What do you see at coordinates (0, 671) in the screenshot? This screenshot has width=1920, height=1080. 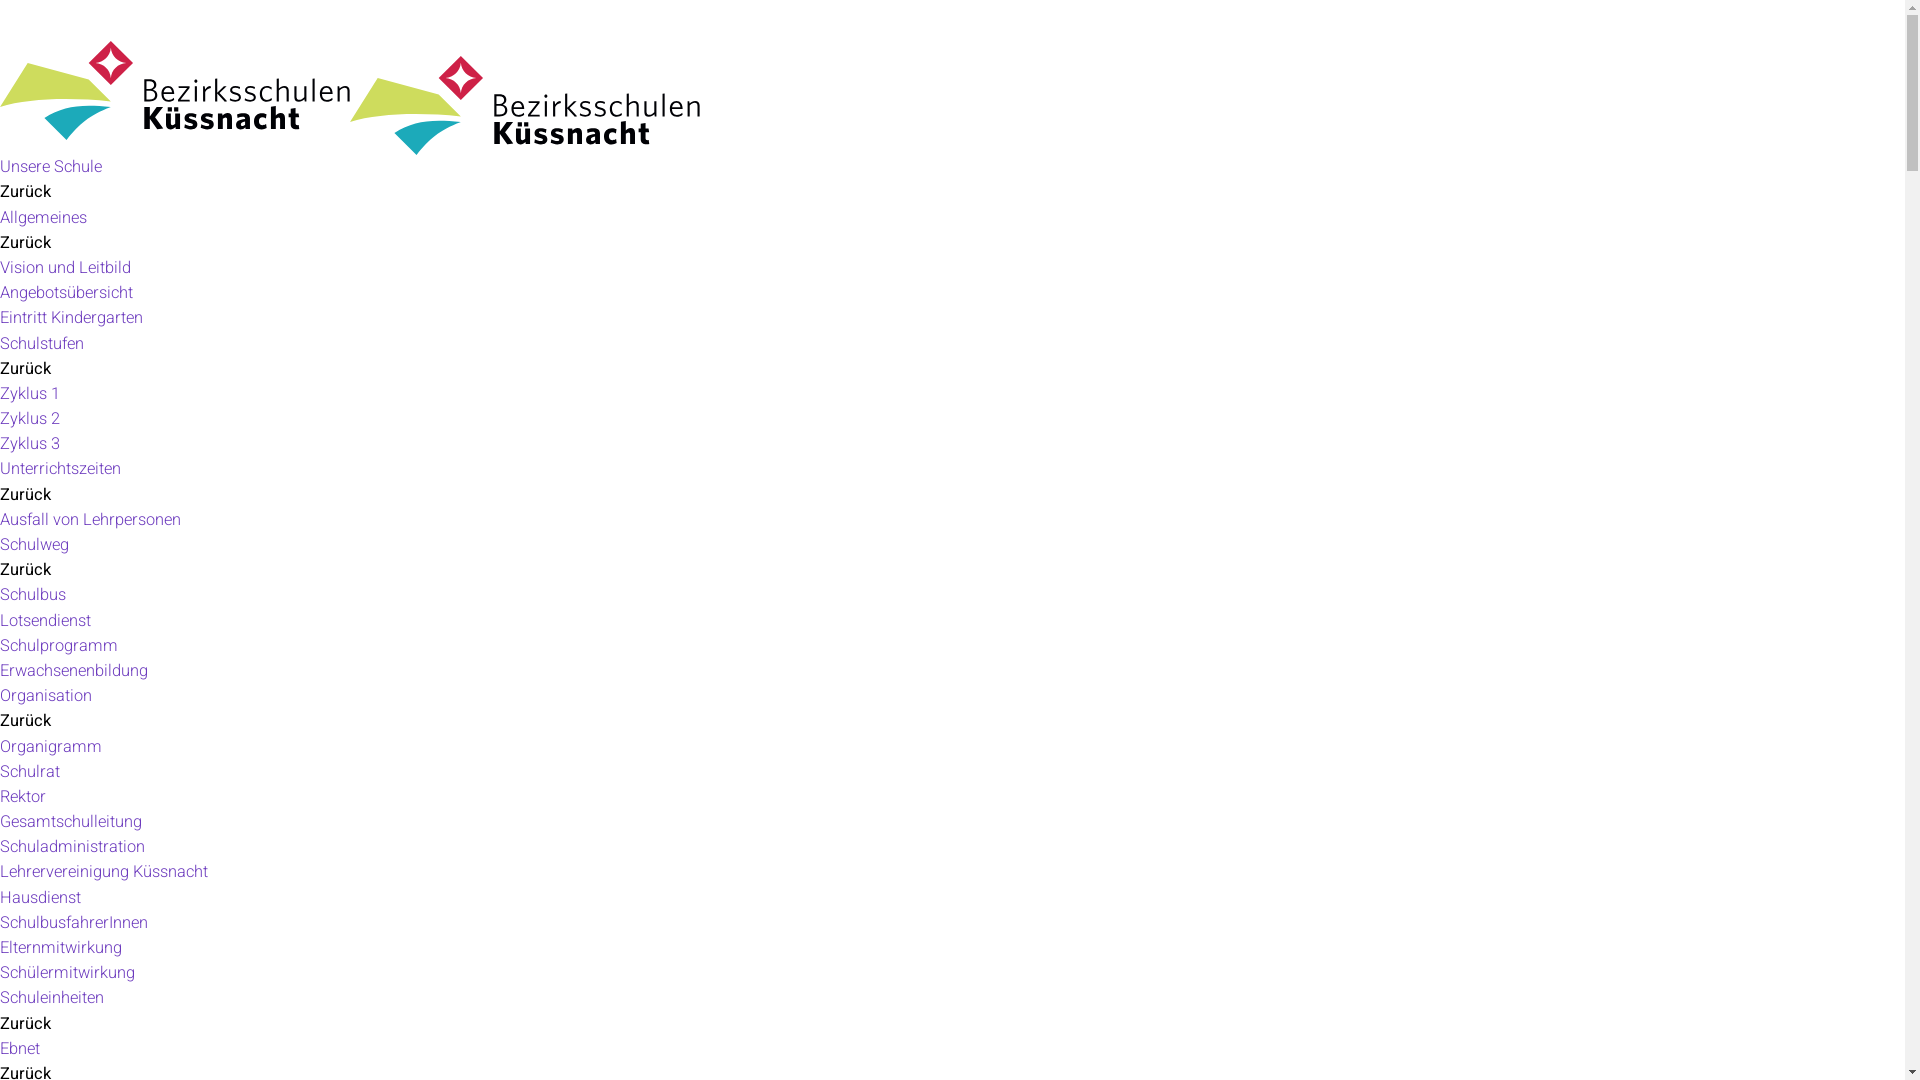 I see `'Erwachsenenbildung'` at bounding box center [0, 671].